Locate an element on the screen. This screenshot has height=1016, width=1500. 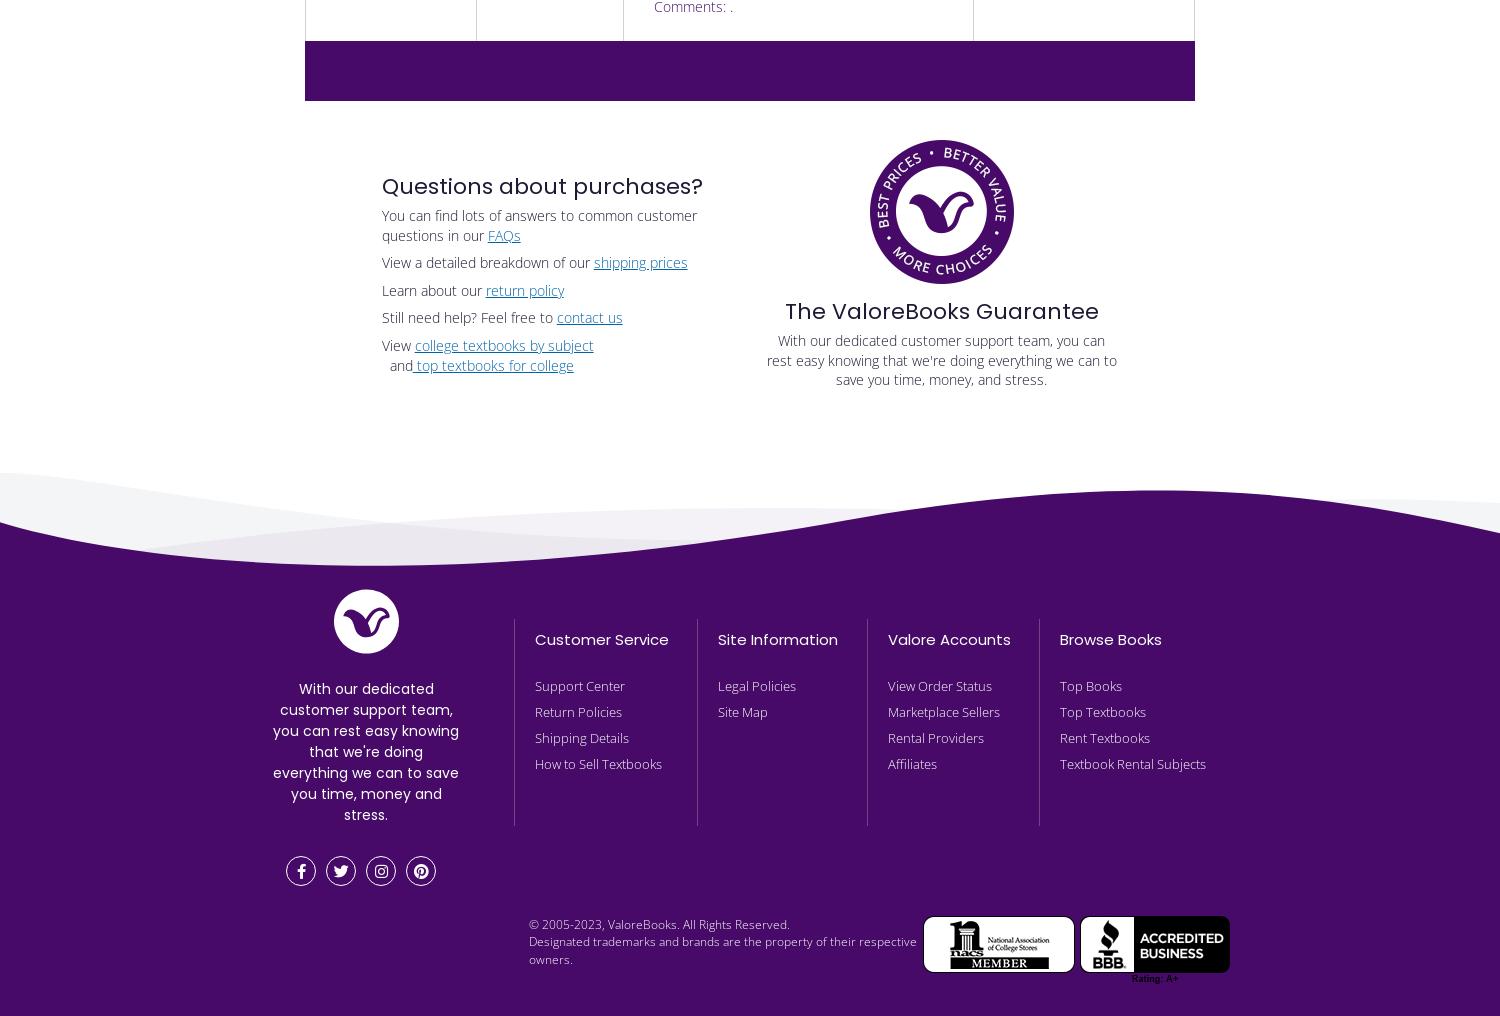
'View Order Status' is located at coordinates (938, 685).